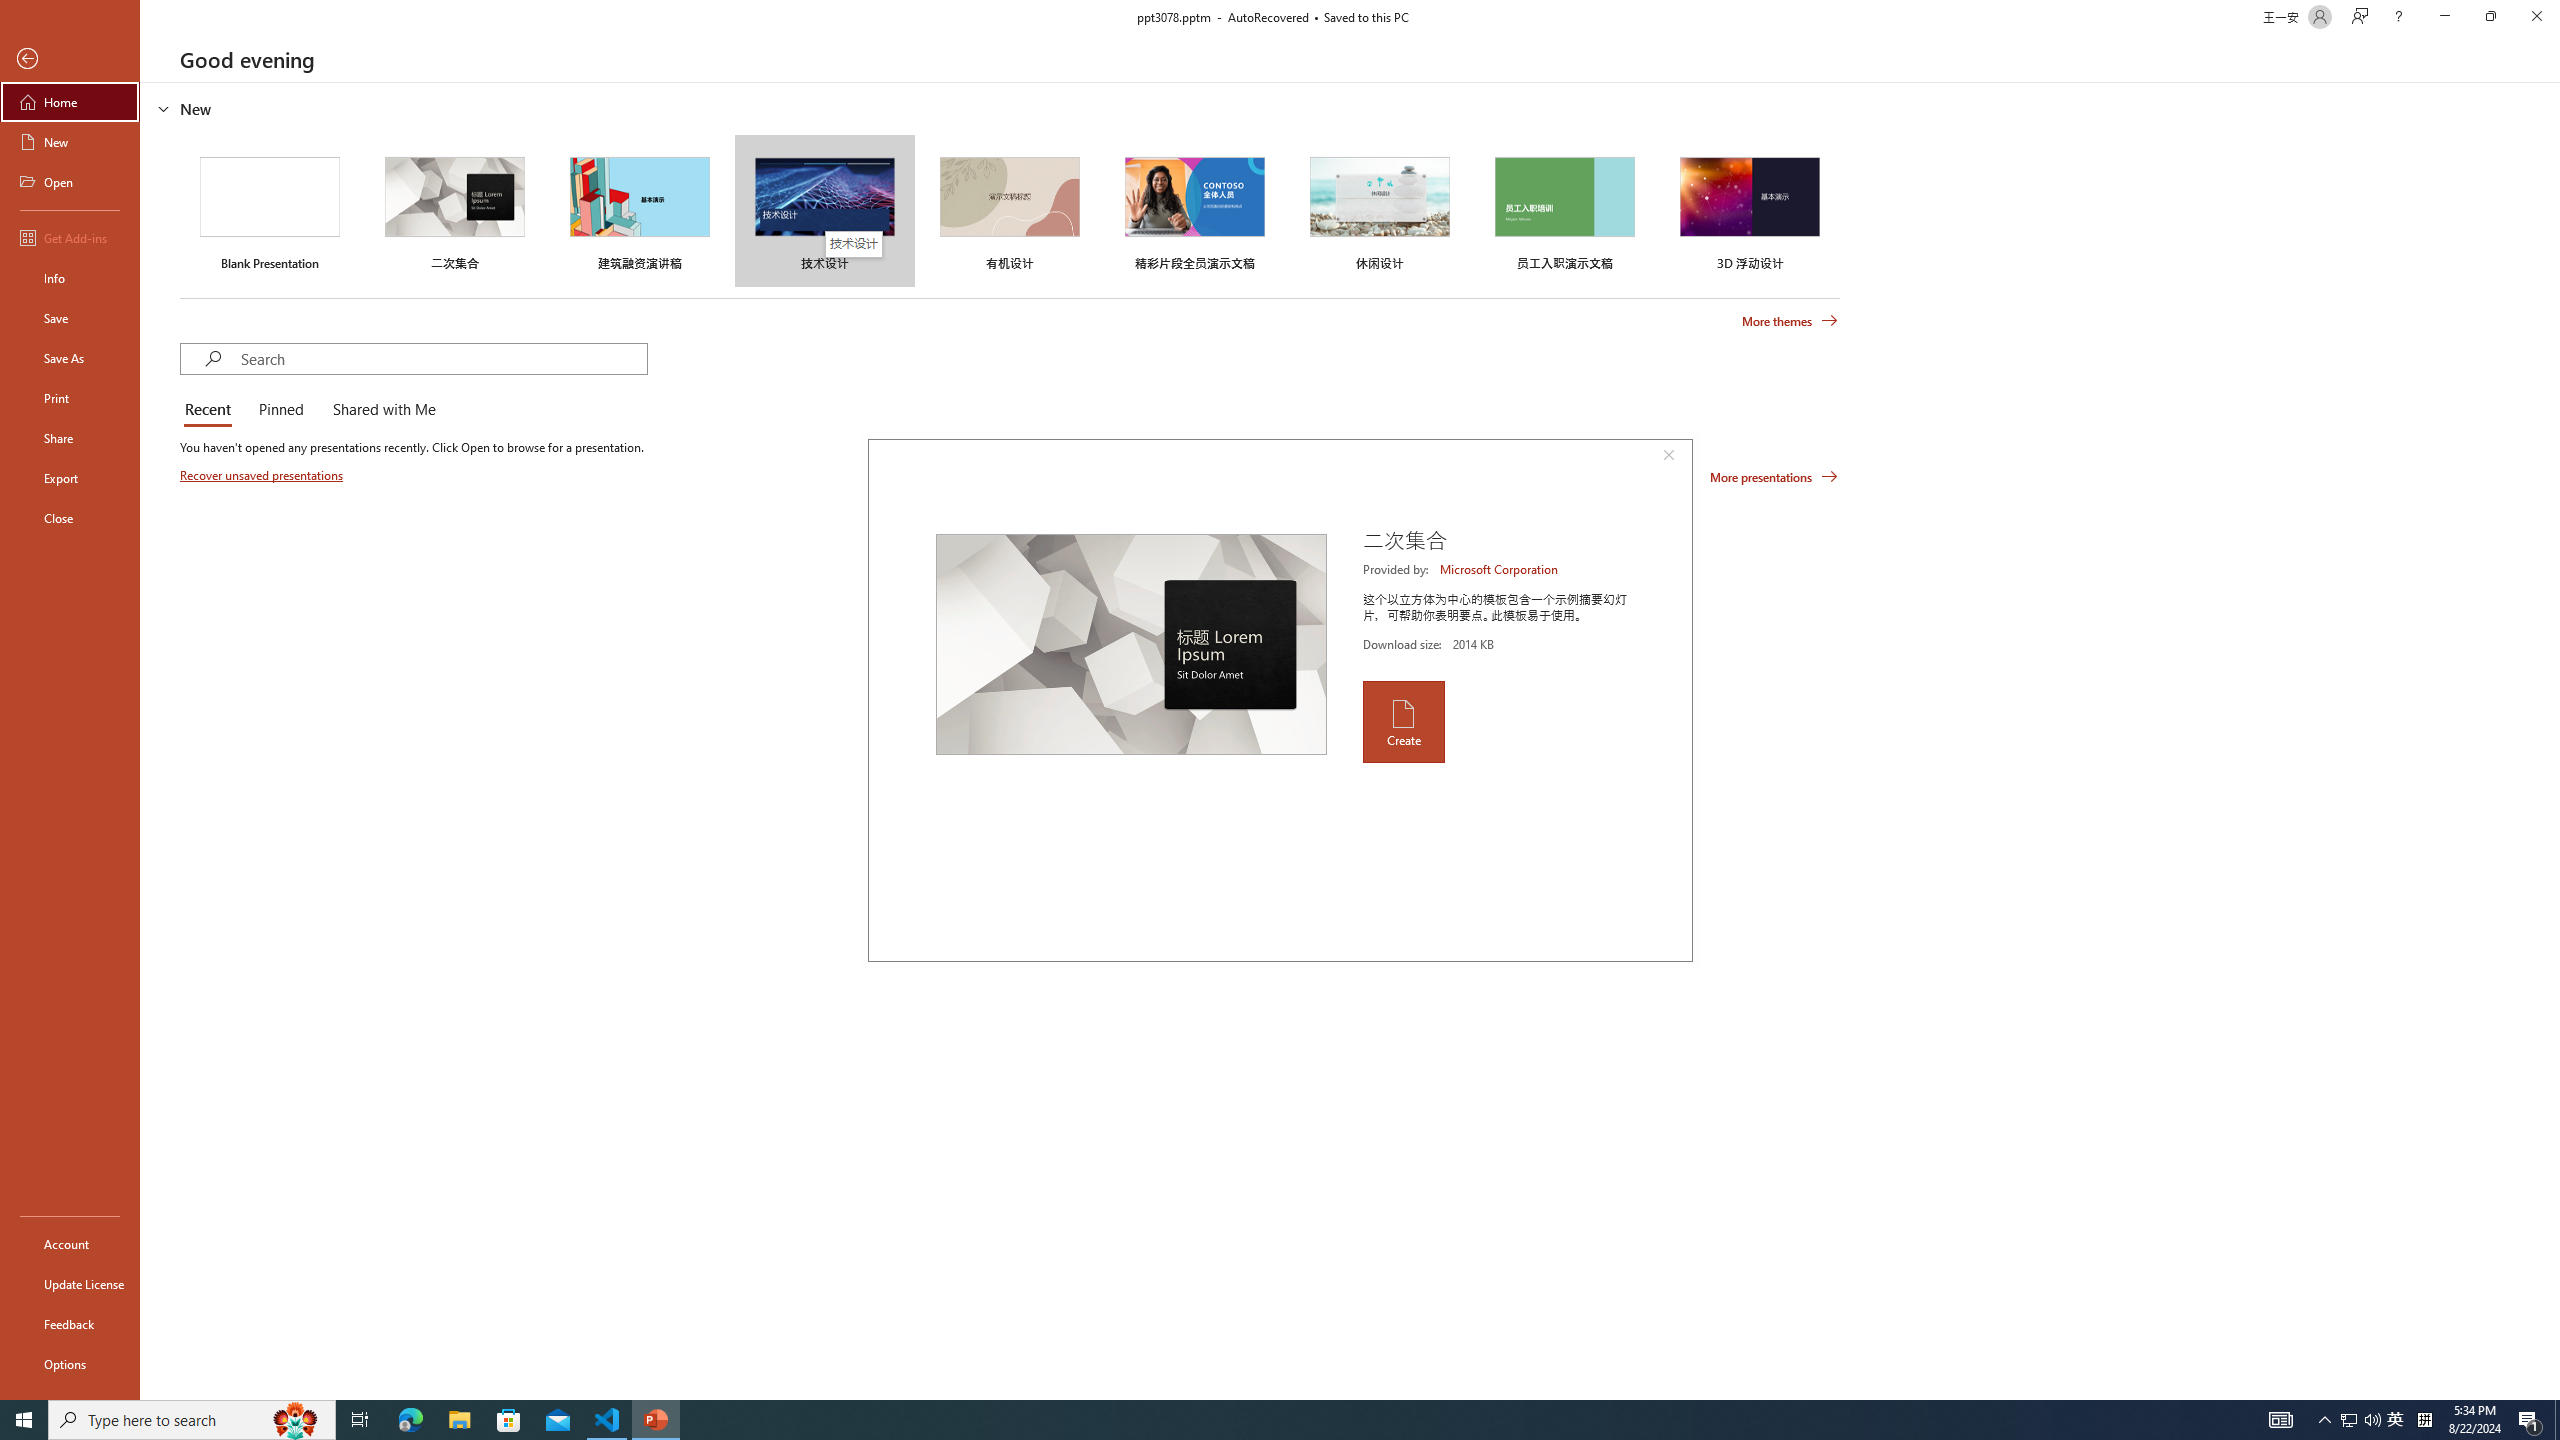 Image resolution: width=2560 pixels, height=1440 pixels. I want to click on 'Update License', so click(69, 1283).